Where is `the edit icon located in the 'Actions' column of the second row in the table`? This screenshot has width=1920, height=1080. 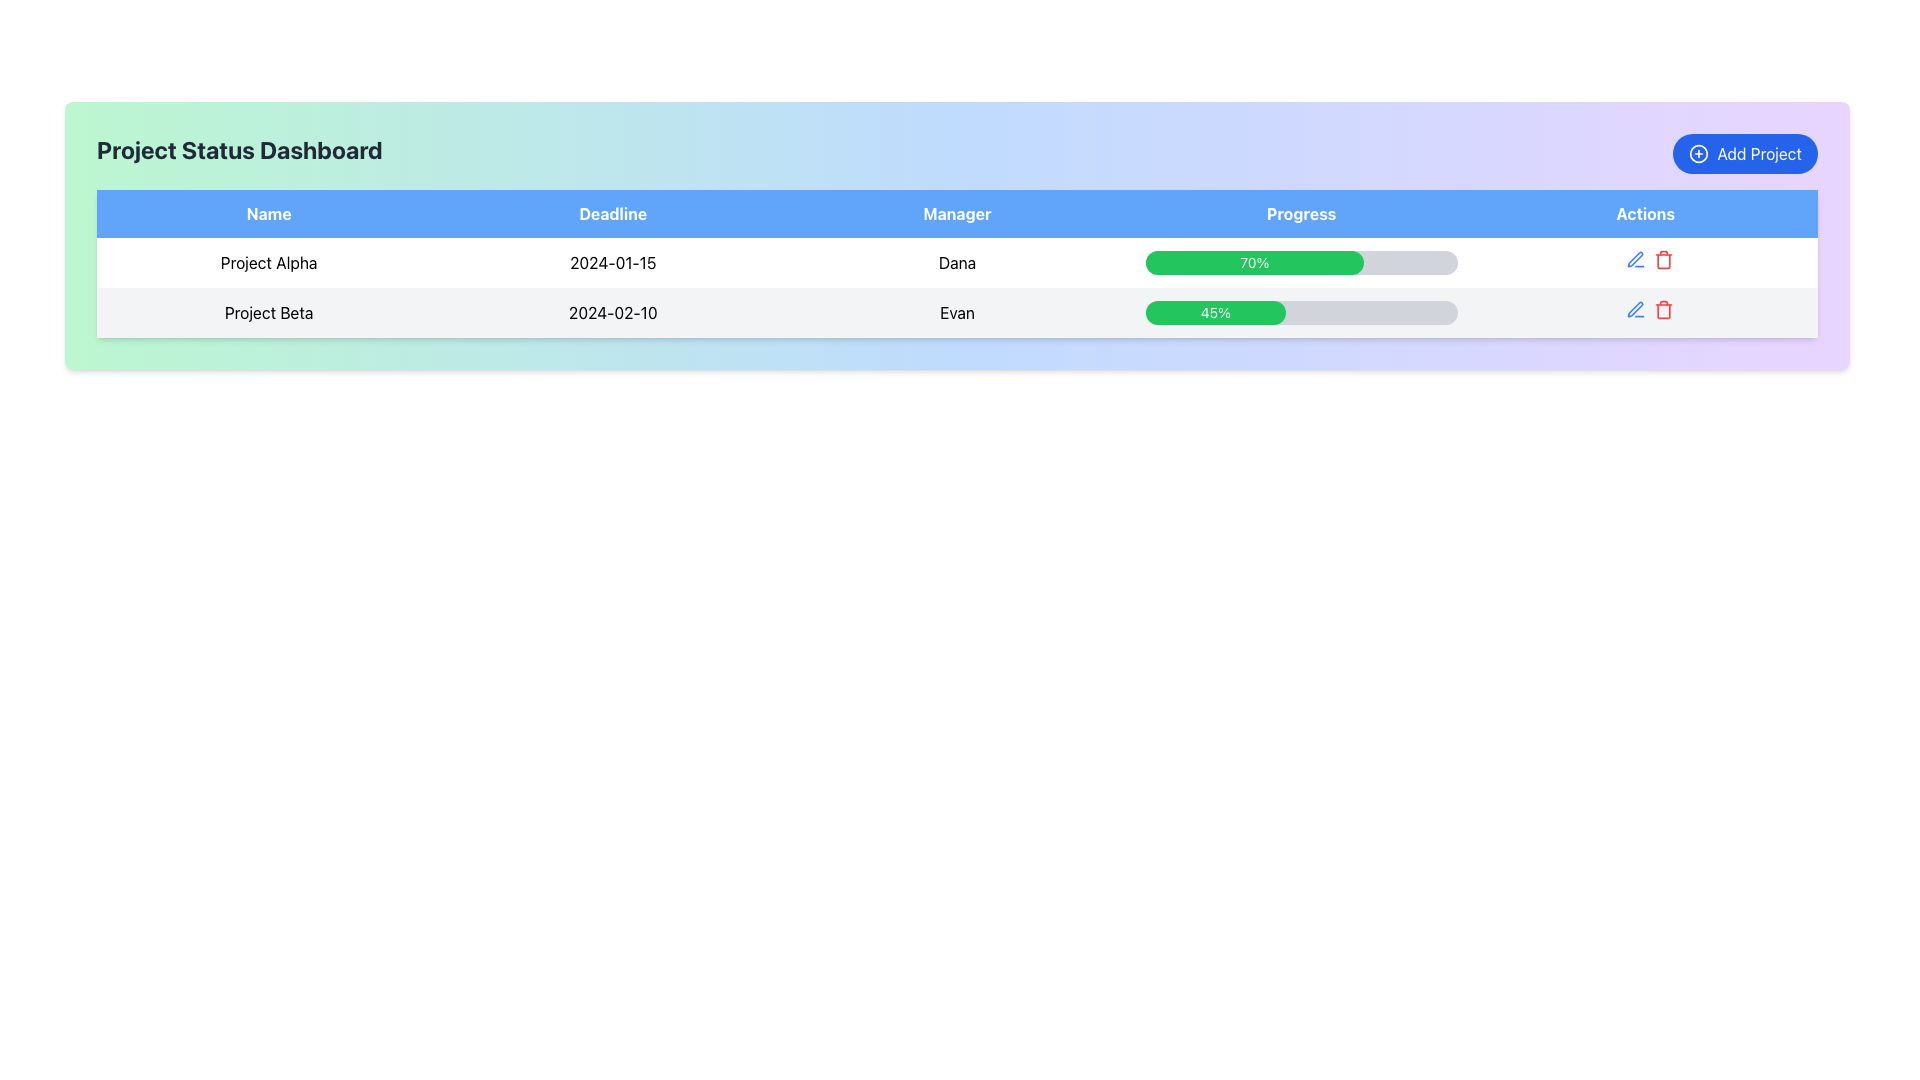 the edit icon located in the 'Actions' column of the second row in the table is located at coordinates (1645, 312).